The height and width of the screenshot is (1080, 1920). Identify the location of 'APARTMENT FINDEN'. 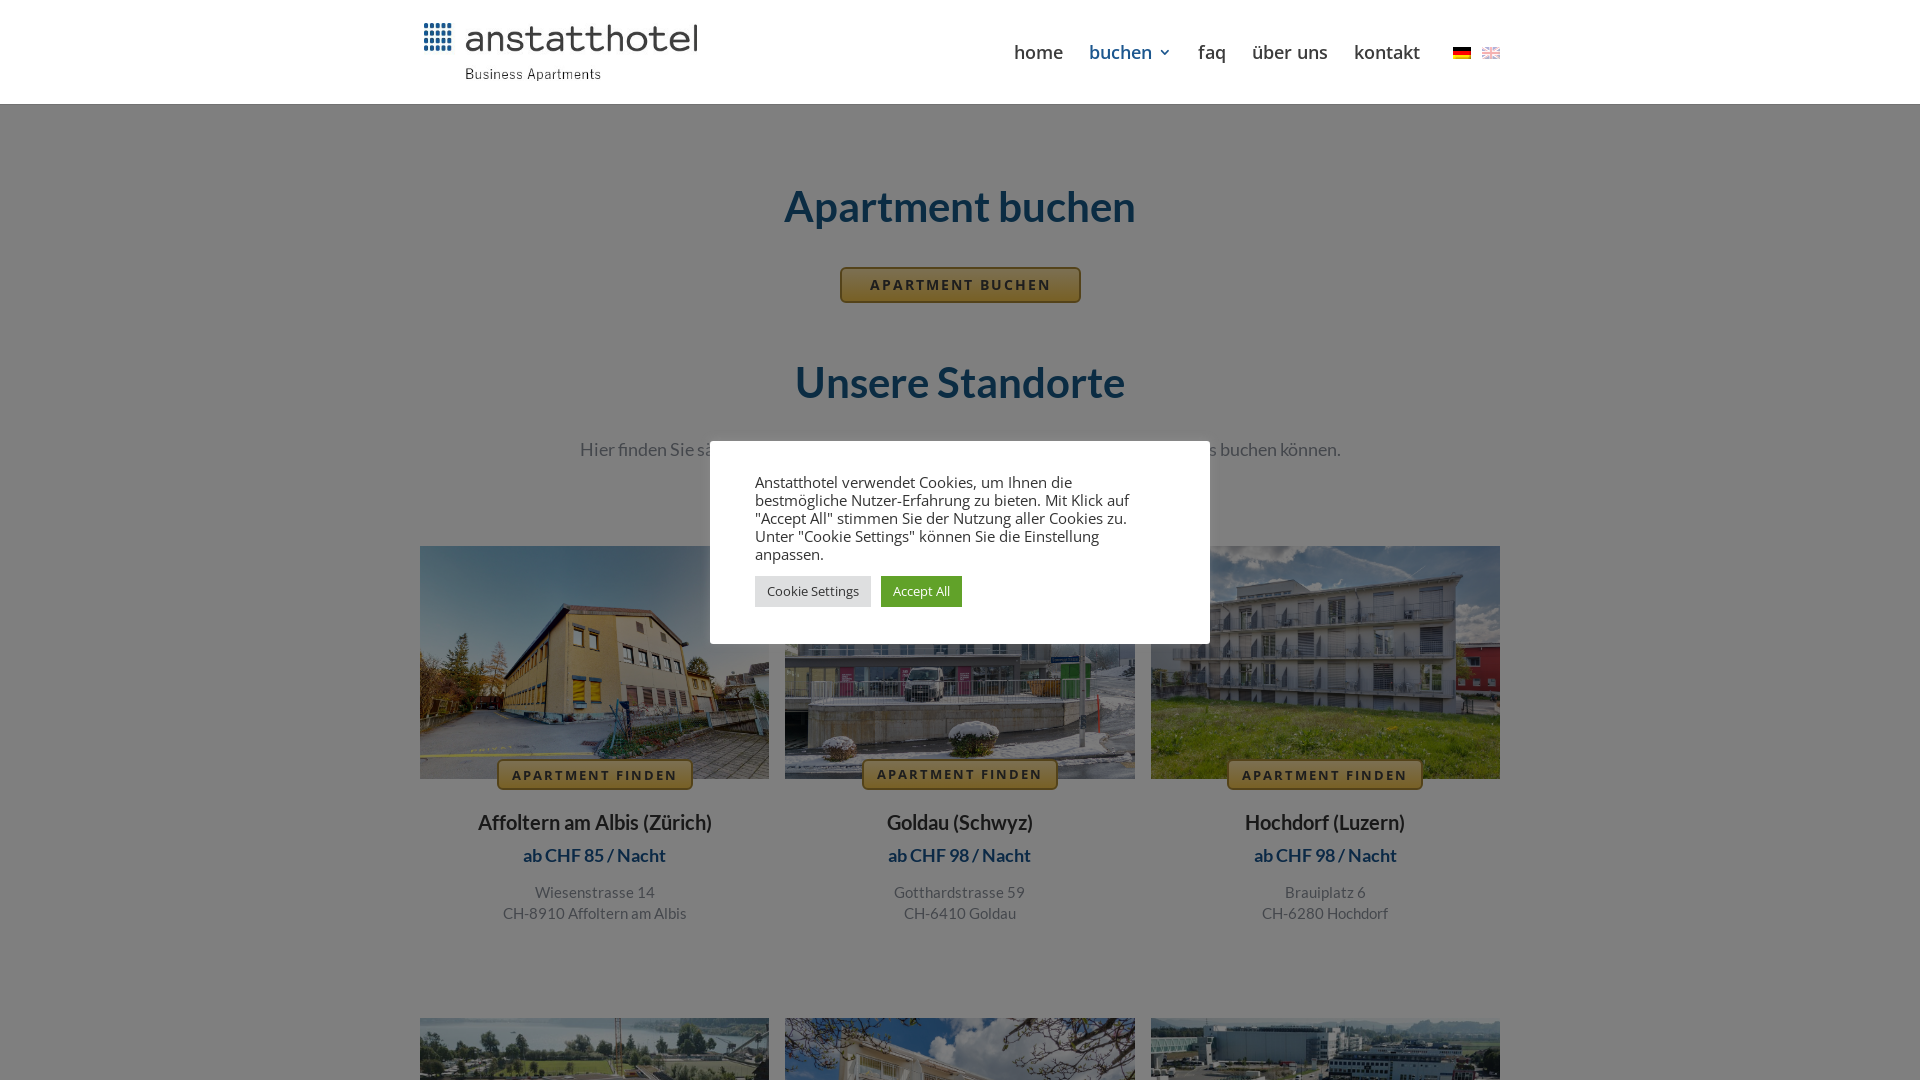
(1324, 773).